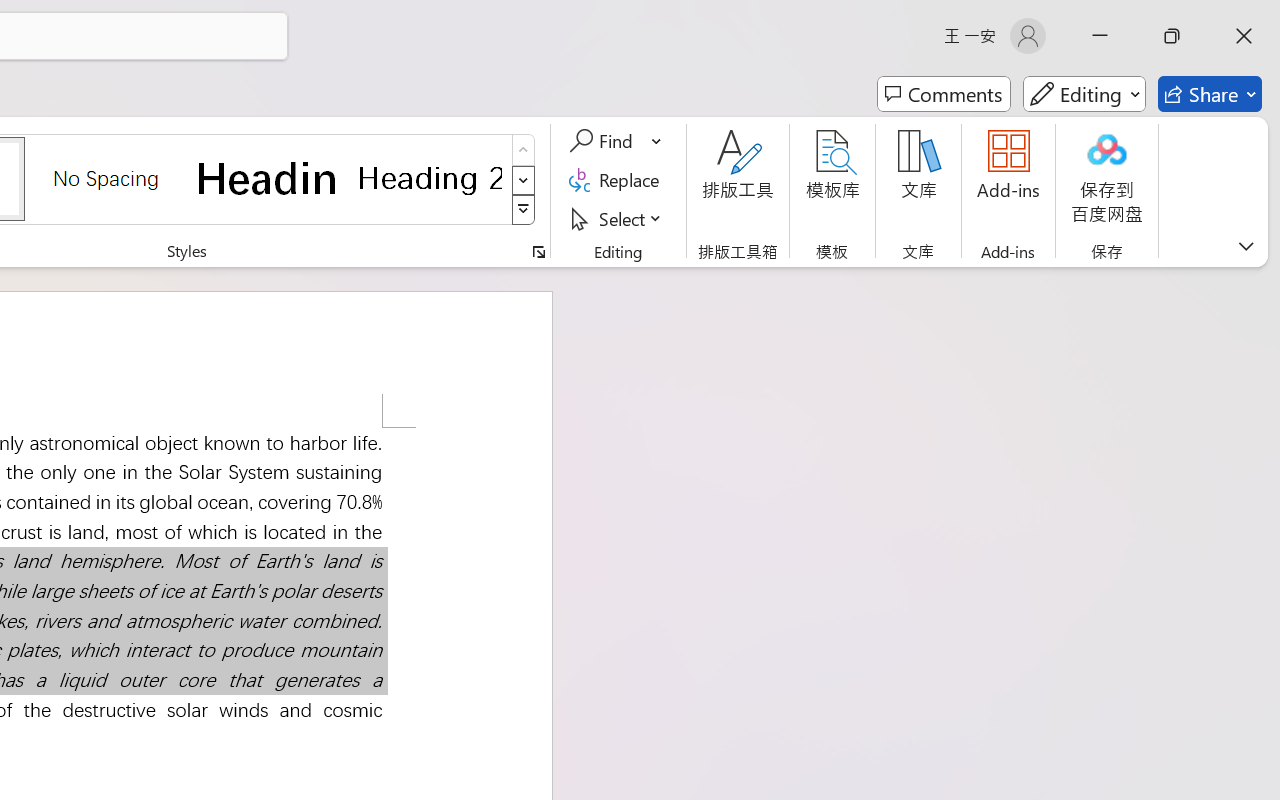 This screenshot has height=800, width=1280. What do you see at coordinates (932, 53) in the screenshot?
I see `'Comments'` at bounding box center [932, 53].